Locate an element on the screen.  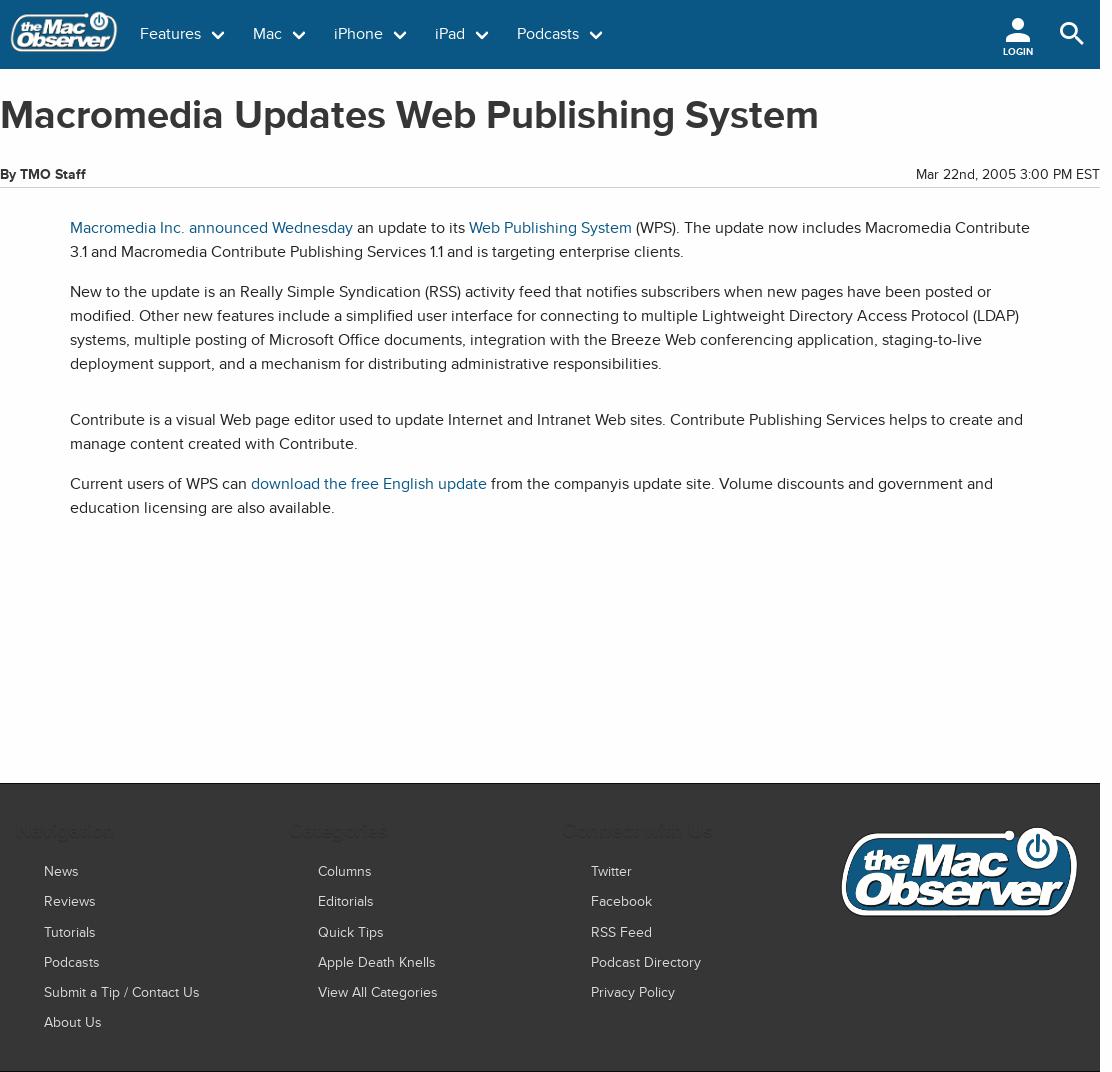
'Web Publishing System' is located at coordinates (549, 227).